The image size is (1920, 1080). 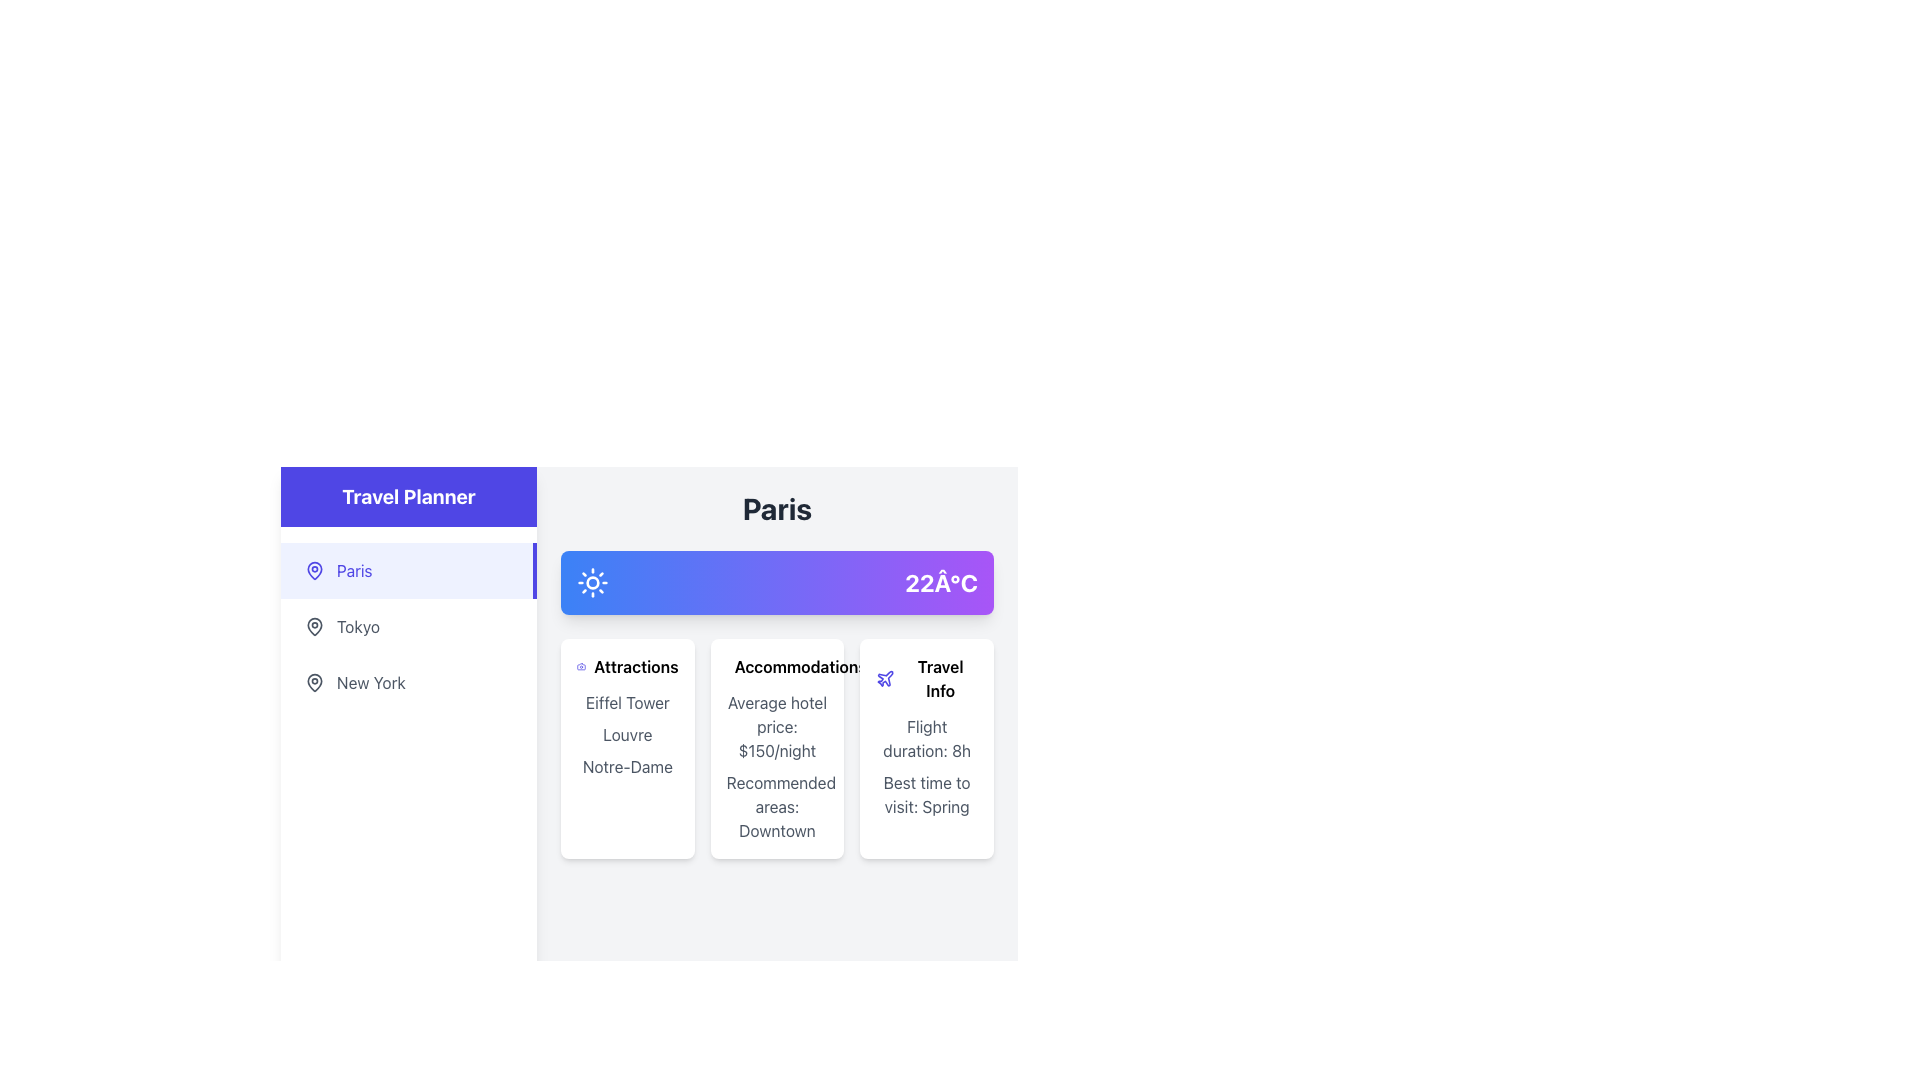 I want to click on the airplane icon located in the 'Travel Info' card, so click(x=884, y=677).